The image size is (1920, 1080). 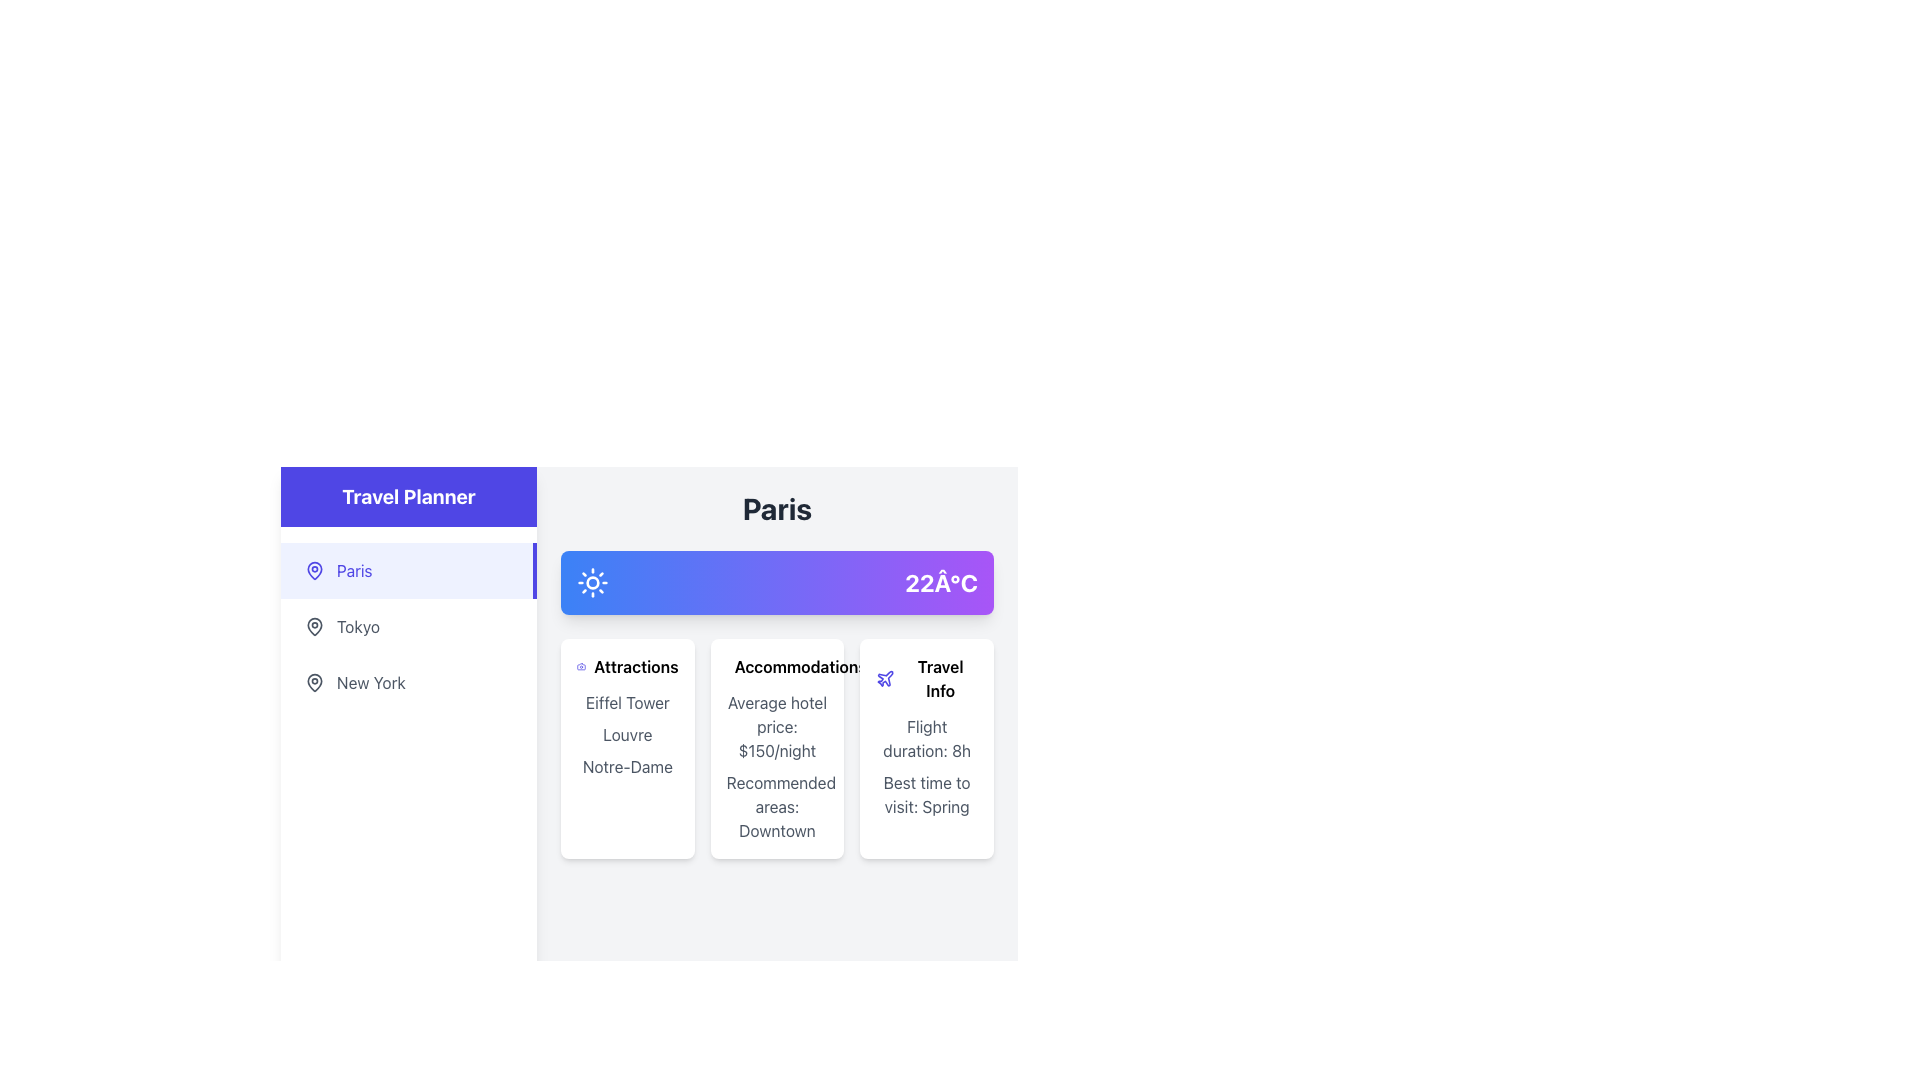 I want to click on the airplane icon located in the 'Travel Info' card, so click(x=884, y=677).